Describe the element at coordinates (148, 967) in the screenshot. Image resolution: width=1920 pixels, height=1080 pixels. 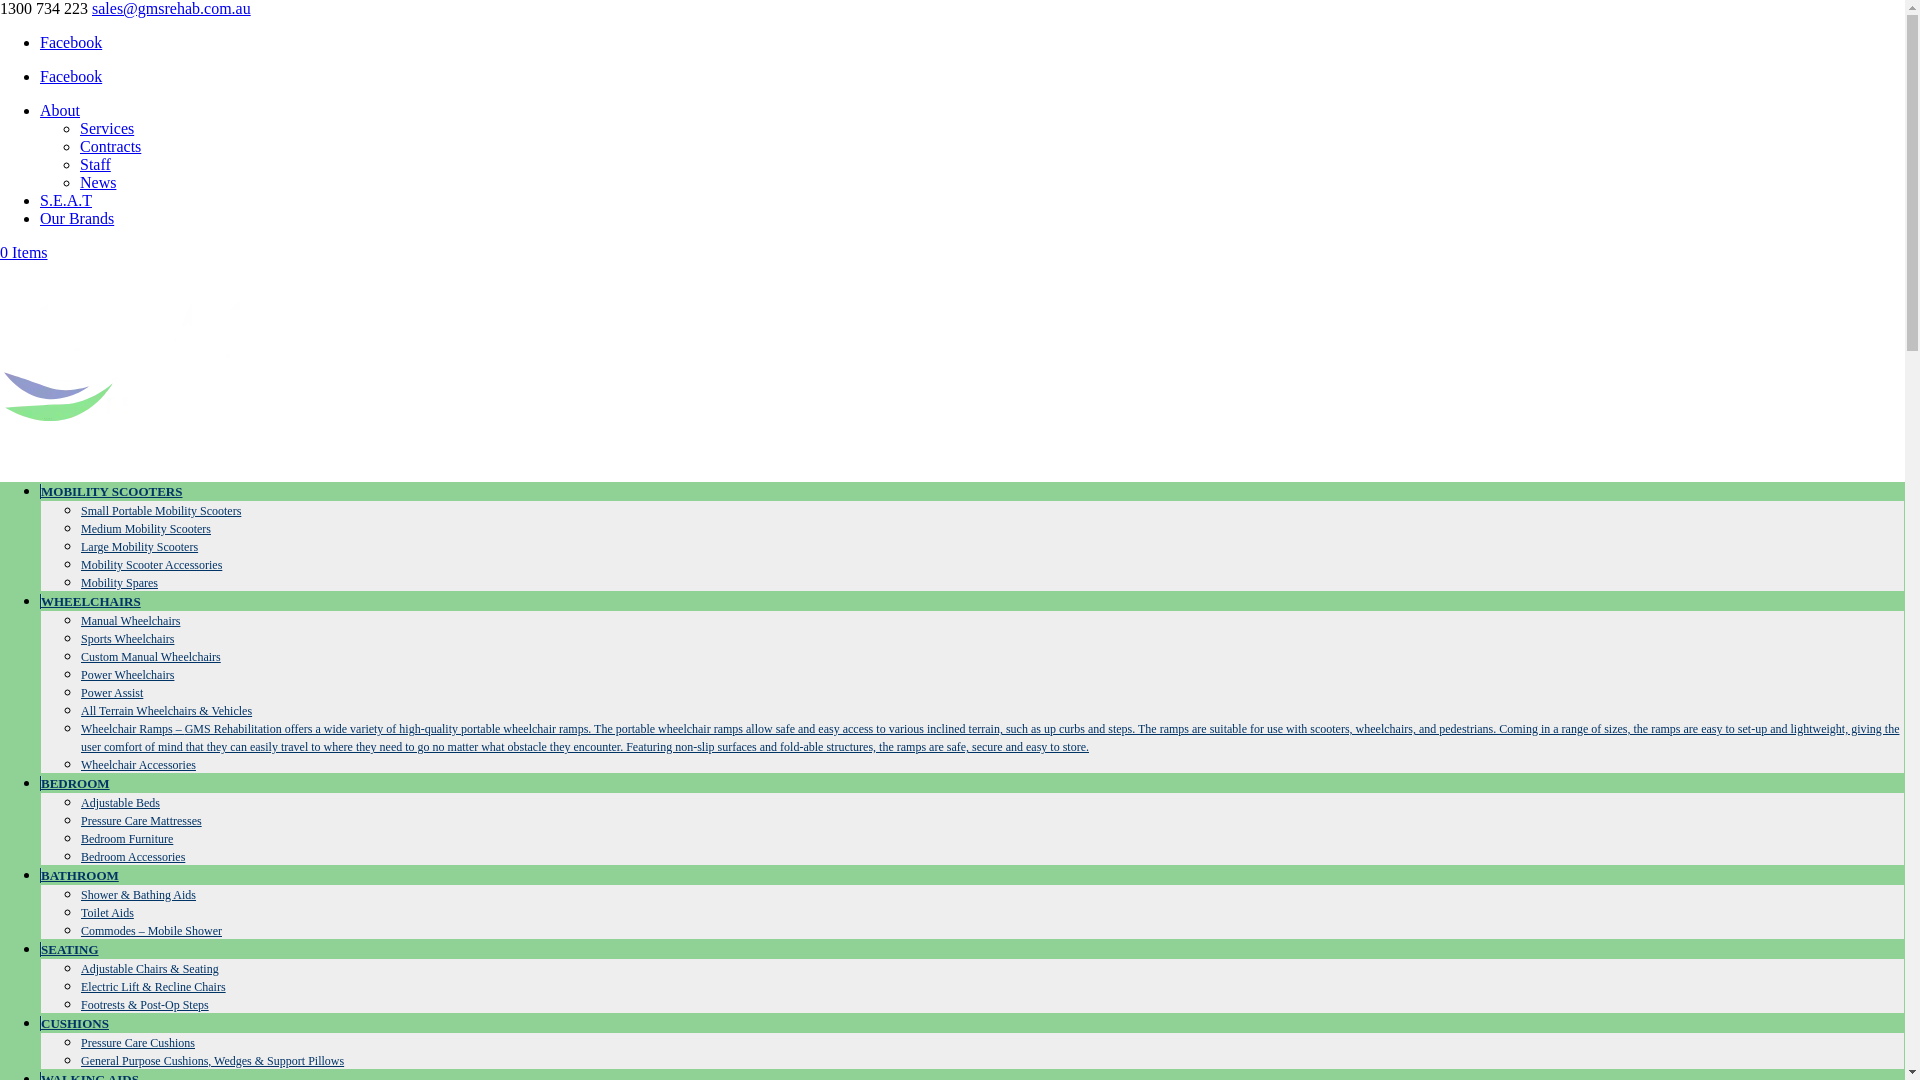
I see `'Adjustable Chairs & Seating'` at that location.